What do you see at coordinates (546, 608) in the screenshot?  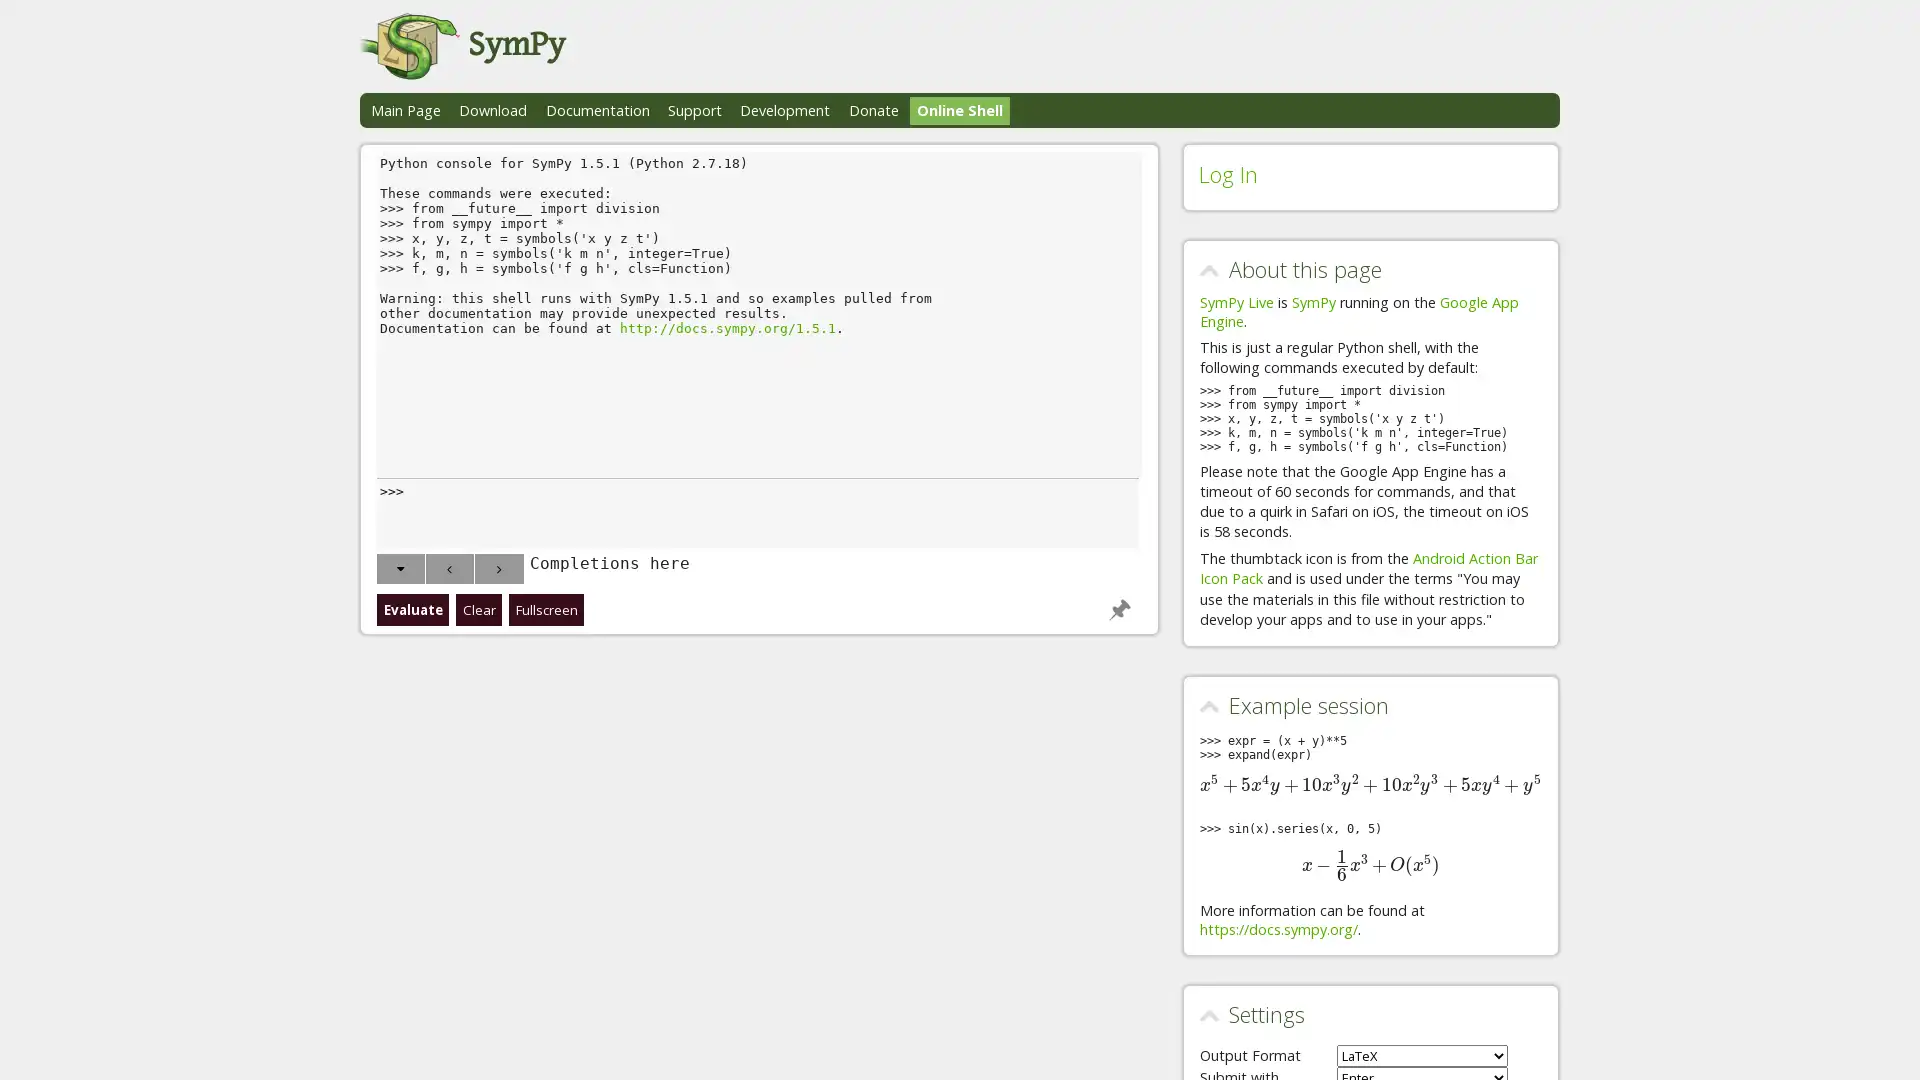 I see `Fullscreen` at bounding box center [546, 608].